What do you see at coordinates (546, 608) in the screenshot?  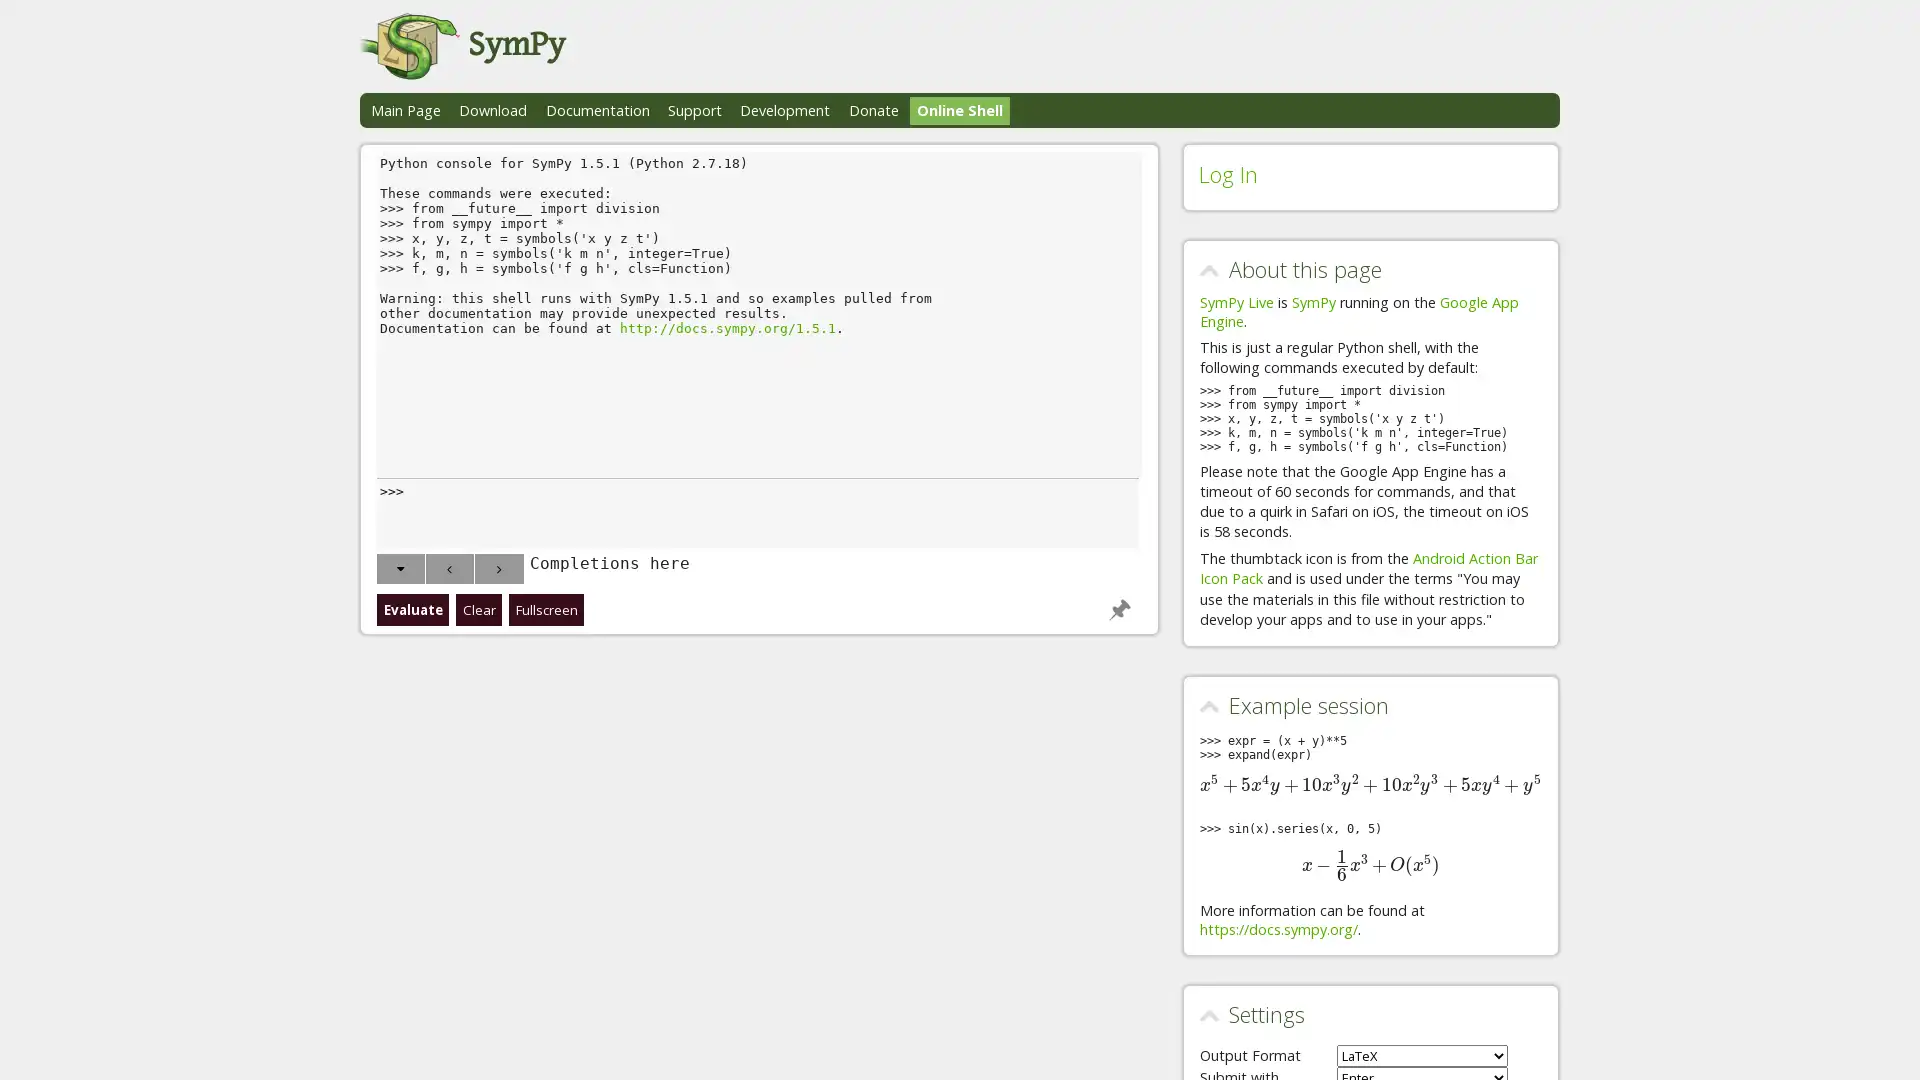 I see `Fullscreen` at bounding box center [546, 608].